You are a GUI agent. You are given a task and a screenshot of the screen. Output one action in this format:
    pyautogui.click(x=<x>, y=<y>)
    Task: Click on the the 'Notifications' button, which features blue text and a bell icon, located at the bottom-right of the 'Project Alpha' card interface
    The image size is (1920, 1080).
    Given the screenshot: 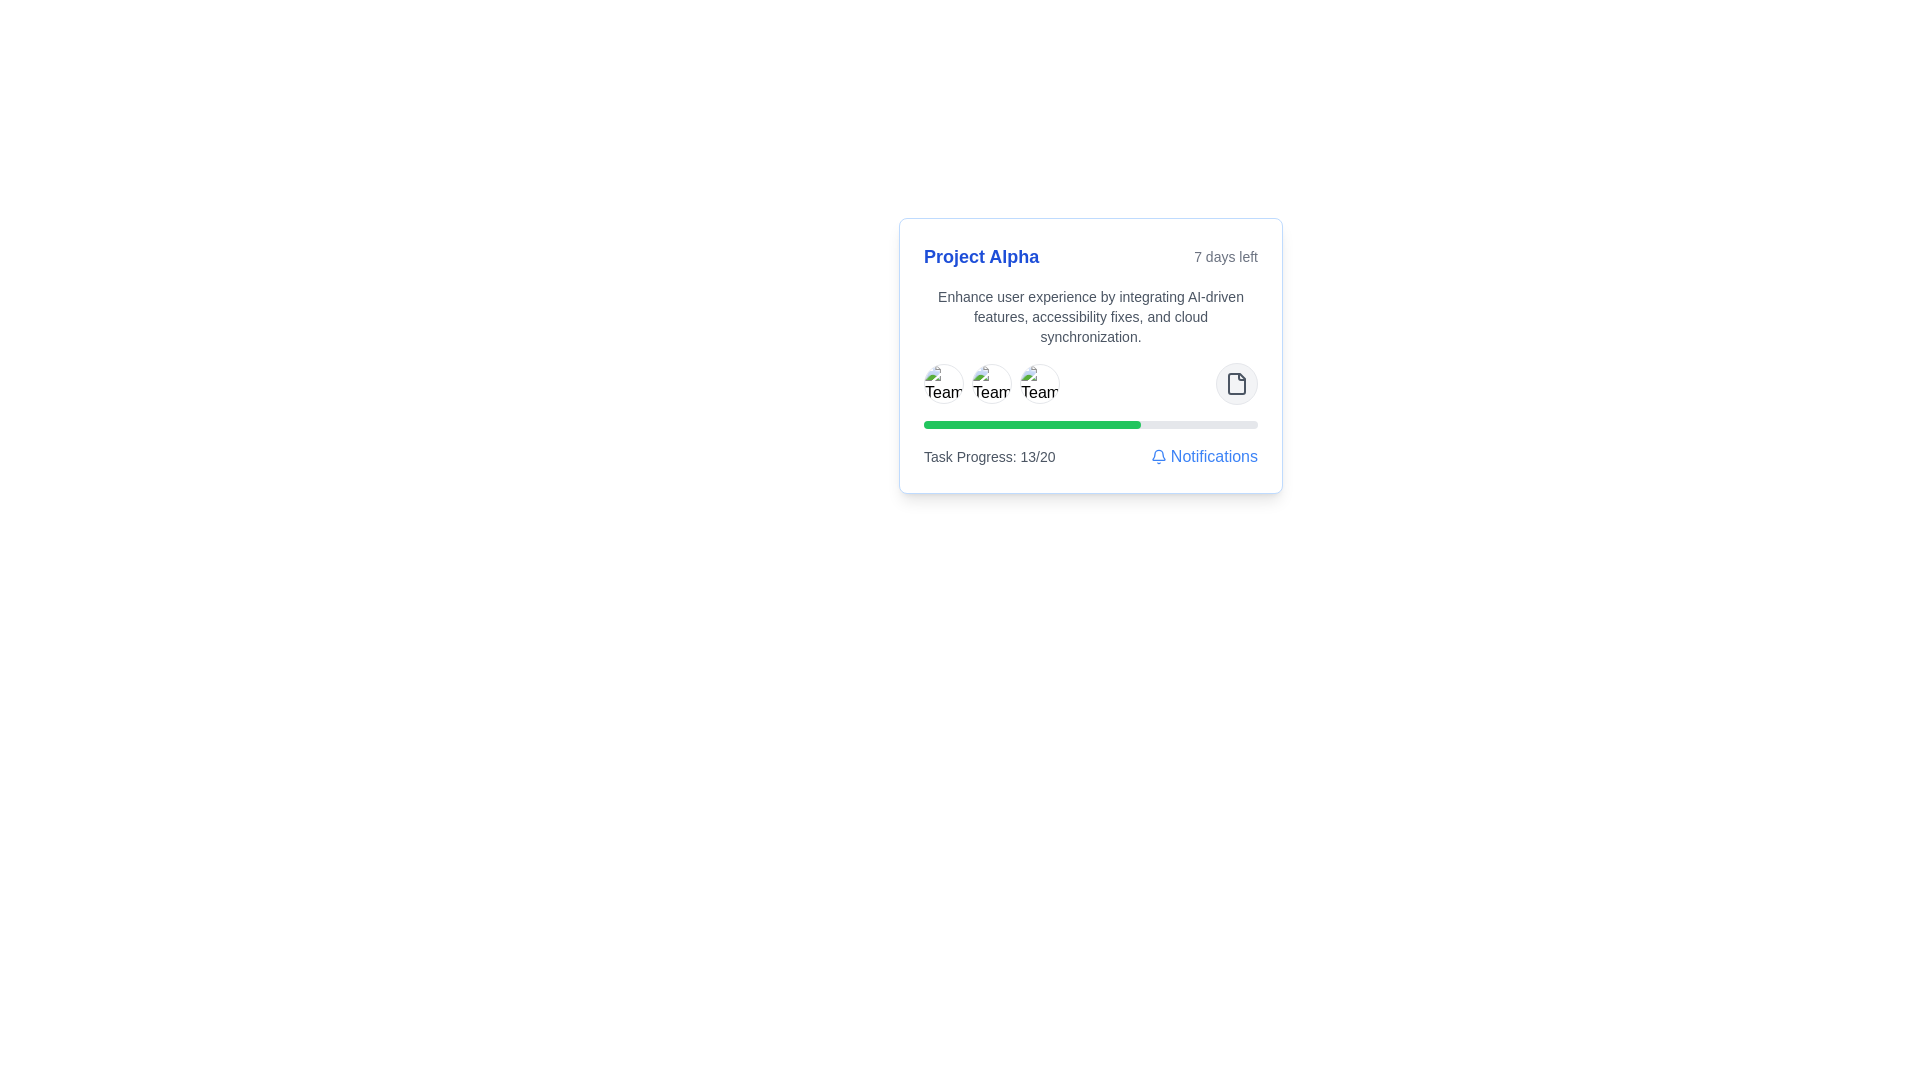 What is the action you would take?
    pyautogui.click(x=1203, y=456)
    